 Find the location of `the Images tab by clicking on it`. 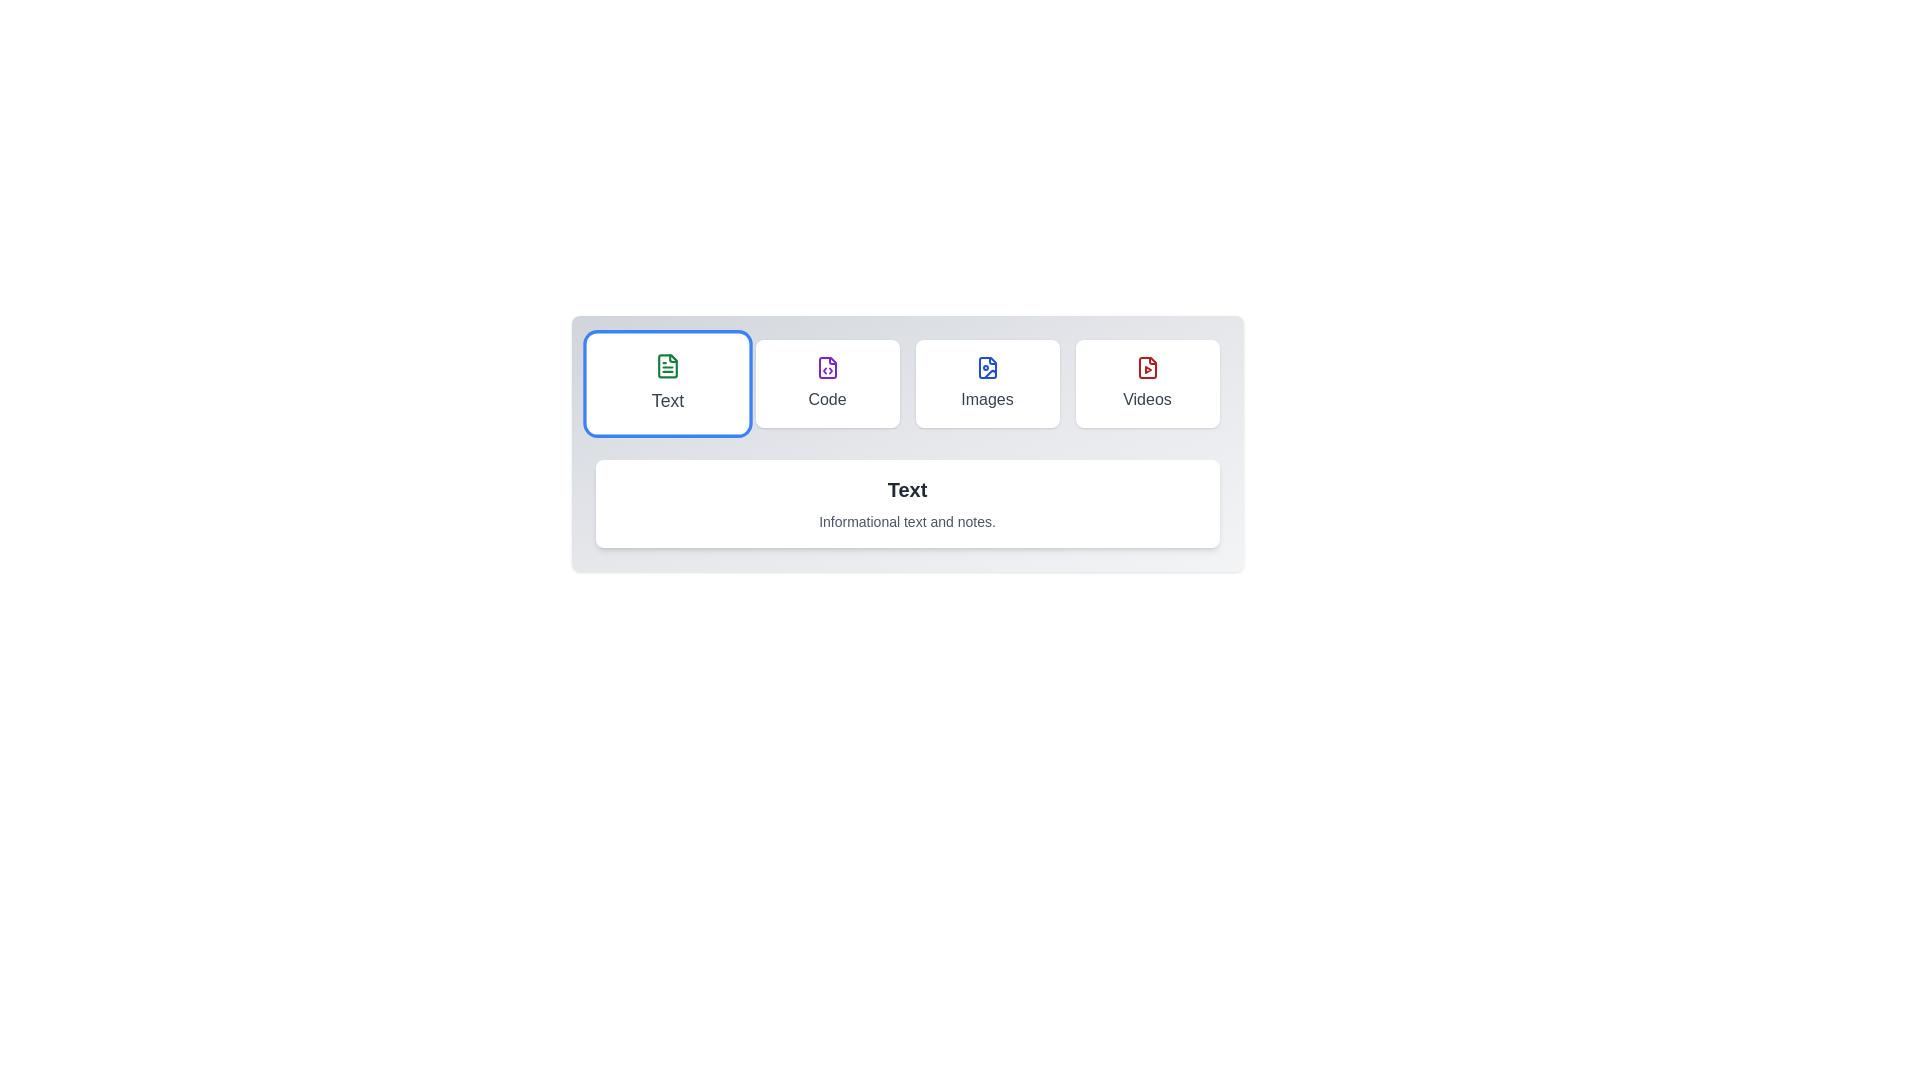

the Images tab by clicking on it is located at coordinates (987, 384).